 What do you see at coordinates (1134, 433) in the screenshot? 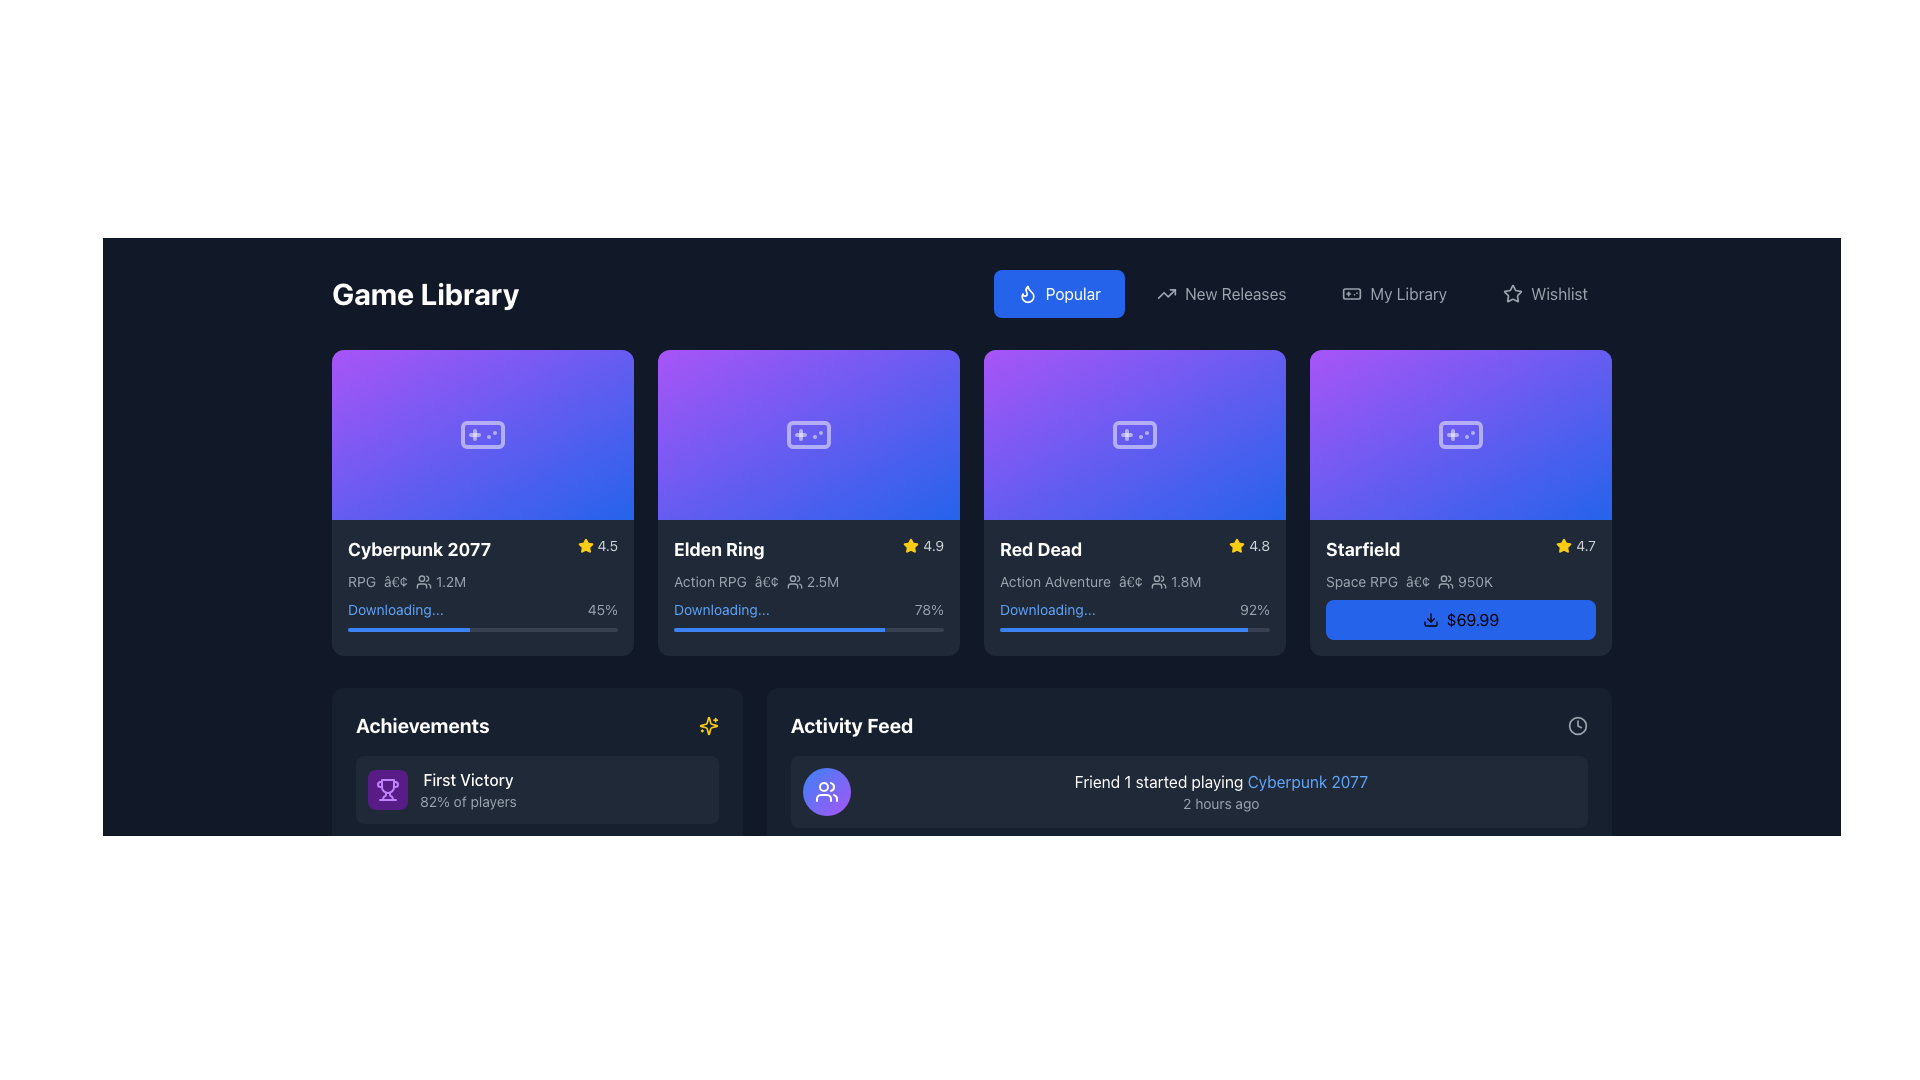
I see `the game controller icon with a gradient purple background located in the third card from the left in the top row of the interface` at bounding box center [1134, 433].